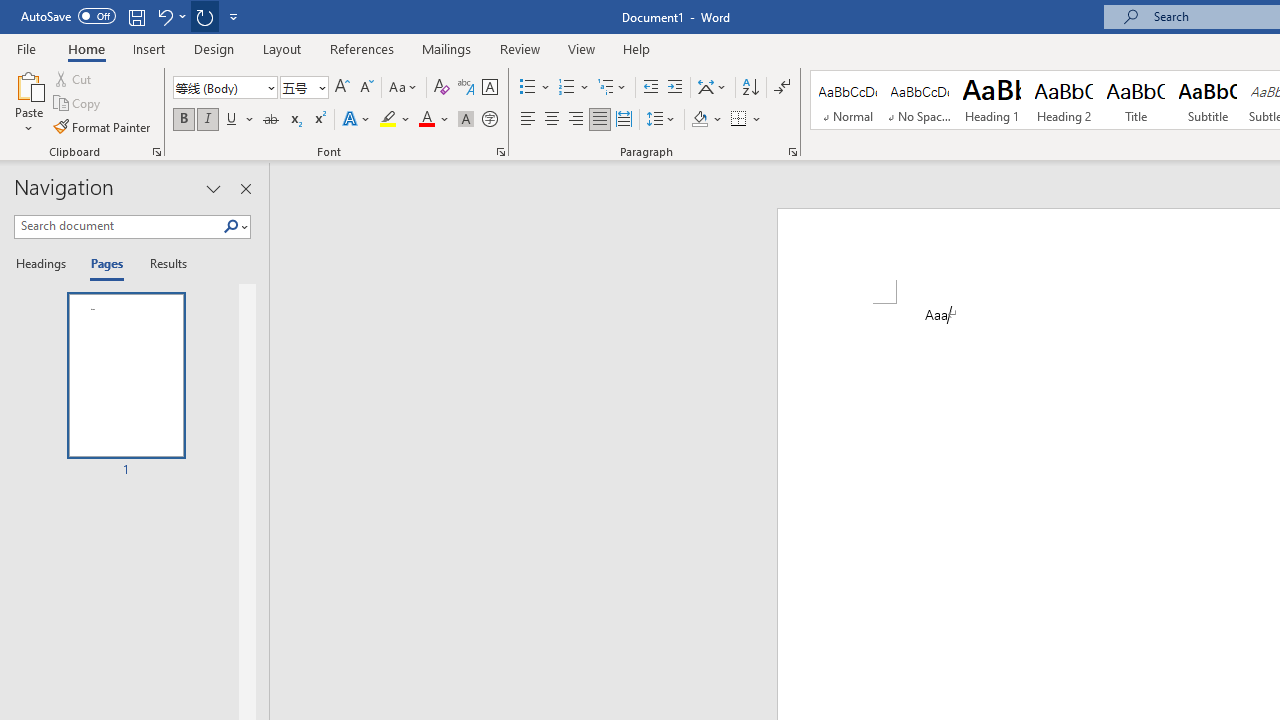 The image size is (1280, 720). Describe the element at coordinates (756, 119) in the screenshot. I see `'More Options'` at that location.